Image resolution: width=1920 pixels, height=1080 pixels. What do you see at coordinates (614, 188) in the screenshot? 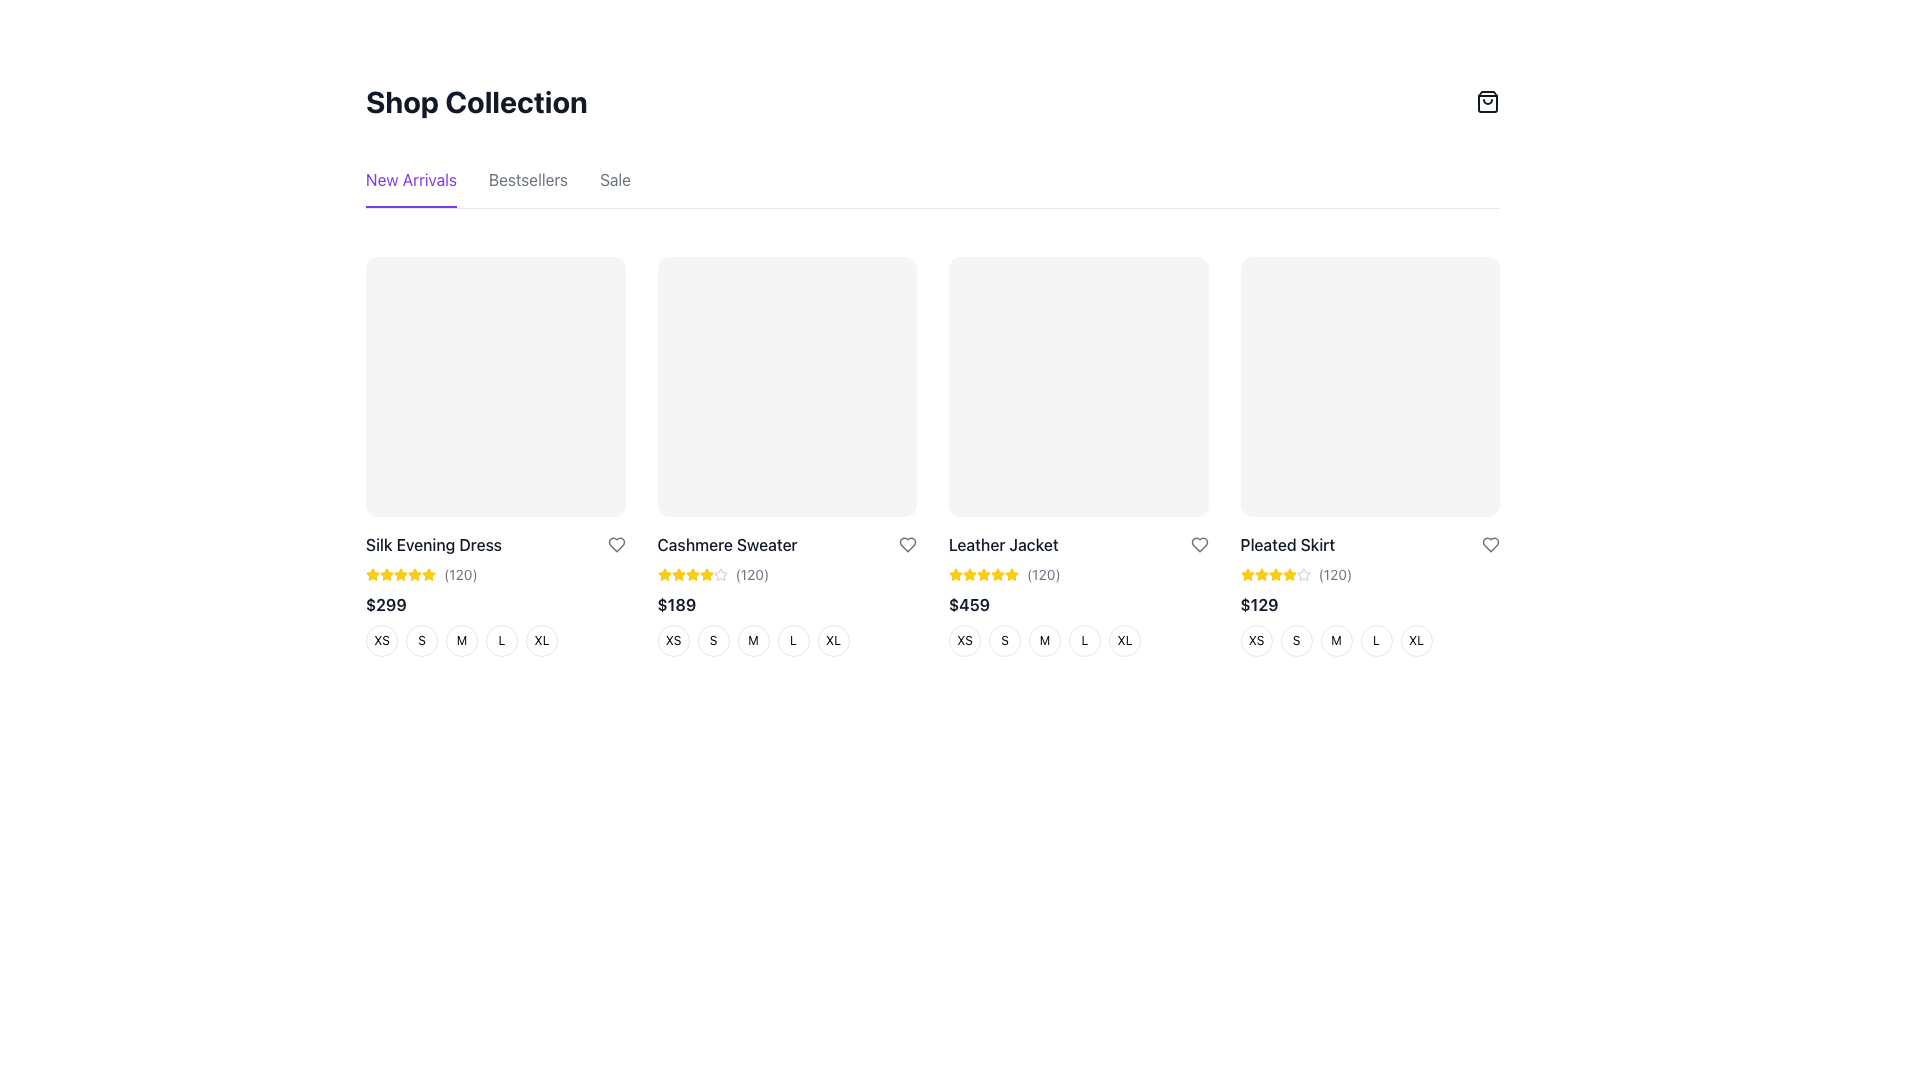
I see `the 'Sale' navigation link to observe a color change, which is the last element in the horizontal navigation menu below the 'Shop Collection' title` at bounding box center [614, 188].